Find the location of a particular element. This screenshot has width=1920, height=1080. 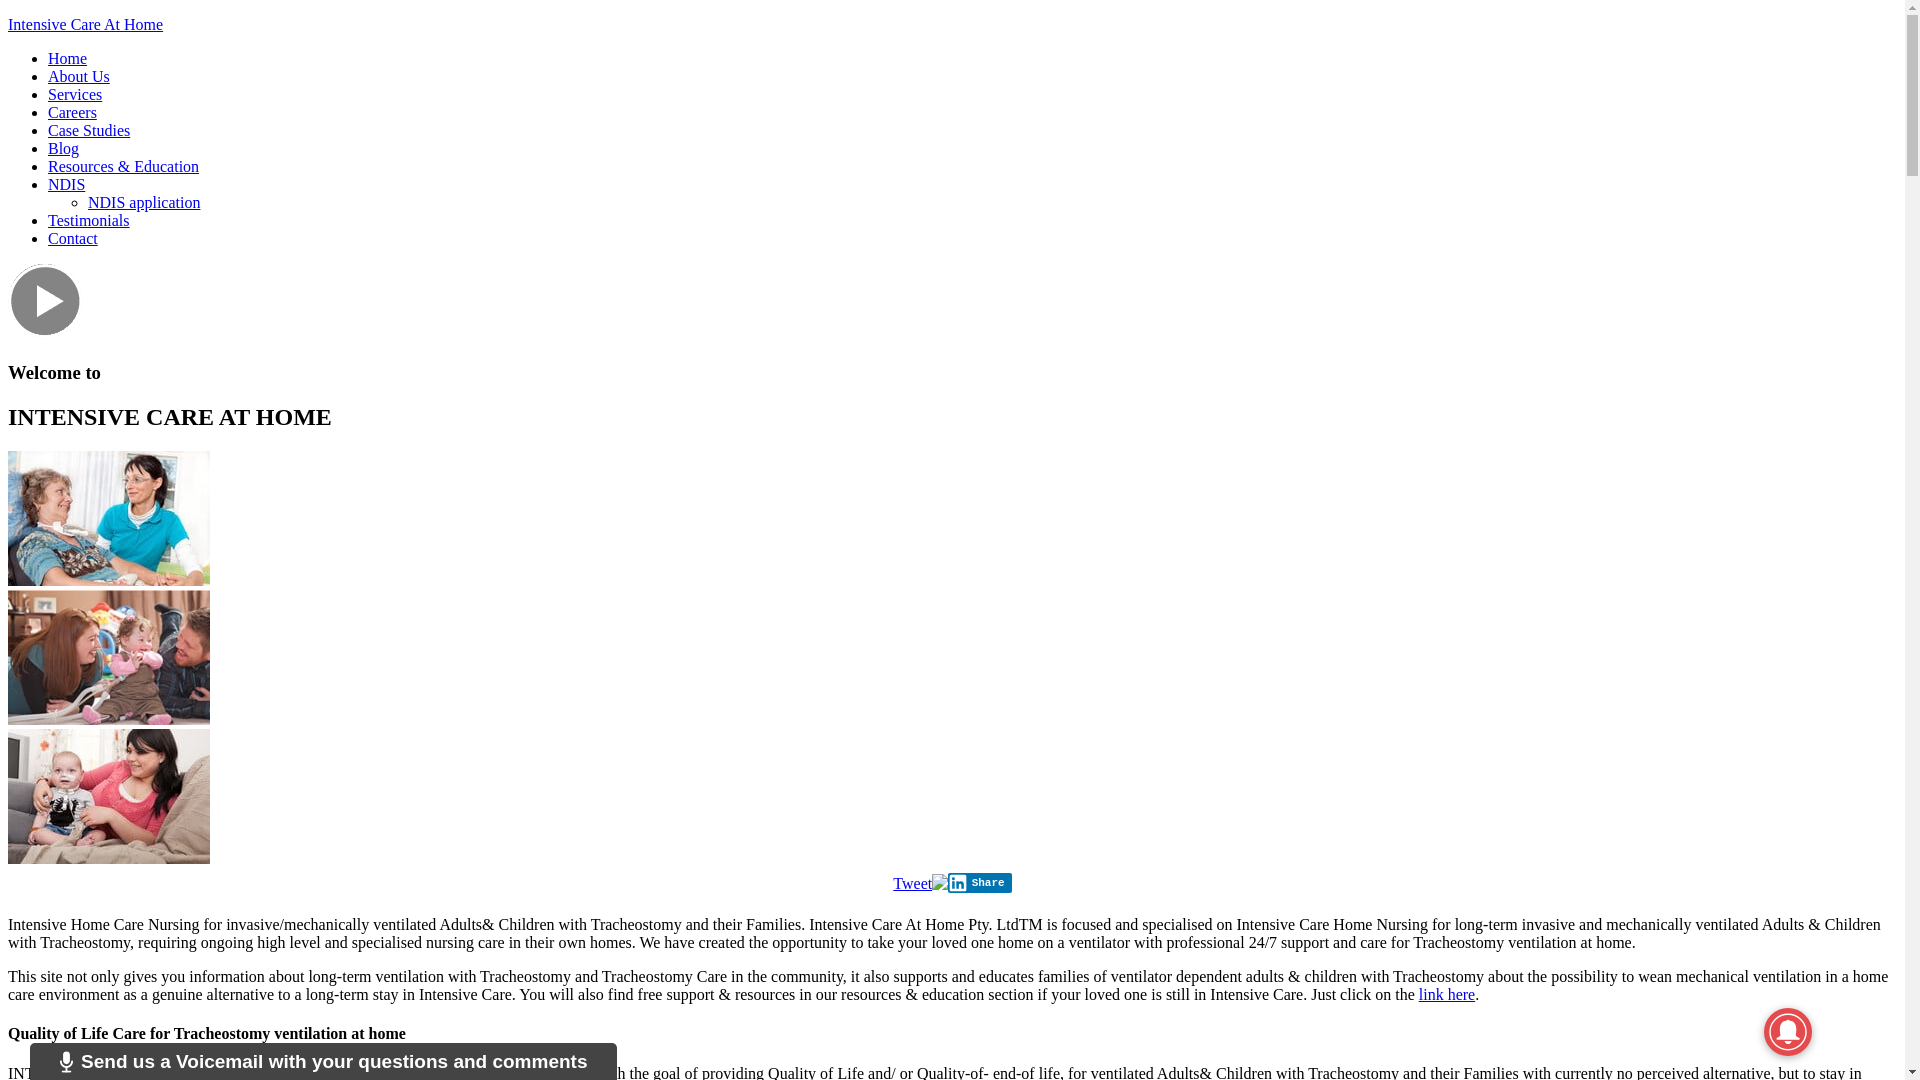

'link here' is located at coordinates (1446, 994).